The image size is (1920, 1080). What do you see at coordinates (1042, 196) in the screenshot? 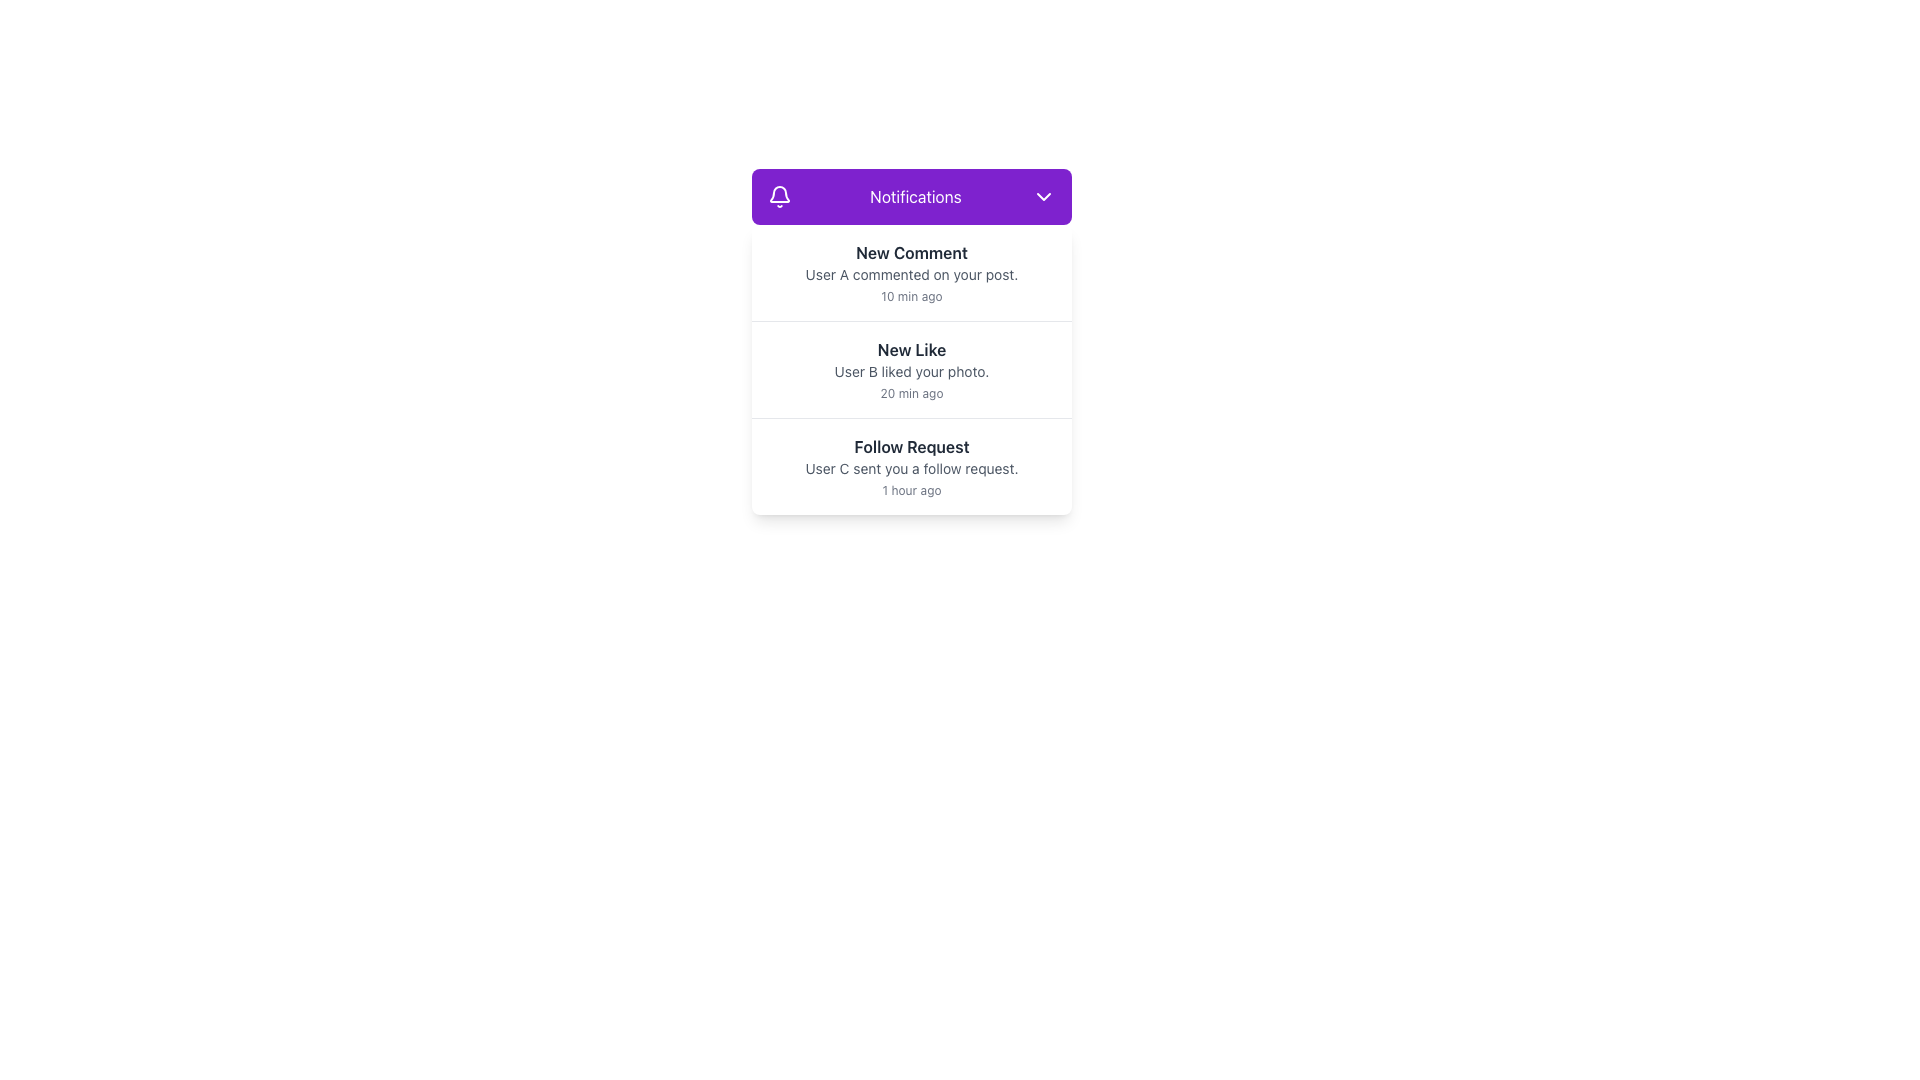
I see `the button located in the header of the notification panel, to the right of the 'Notifications' title` at bounding box center [1042, 196].